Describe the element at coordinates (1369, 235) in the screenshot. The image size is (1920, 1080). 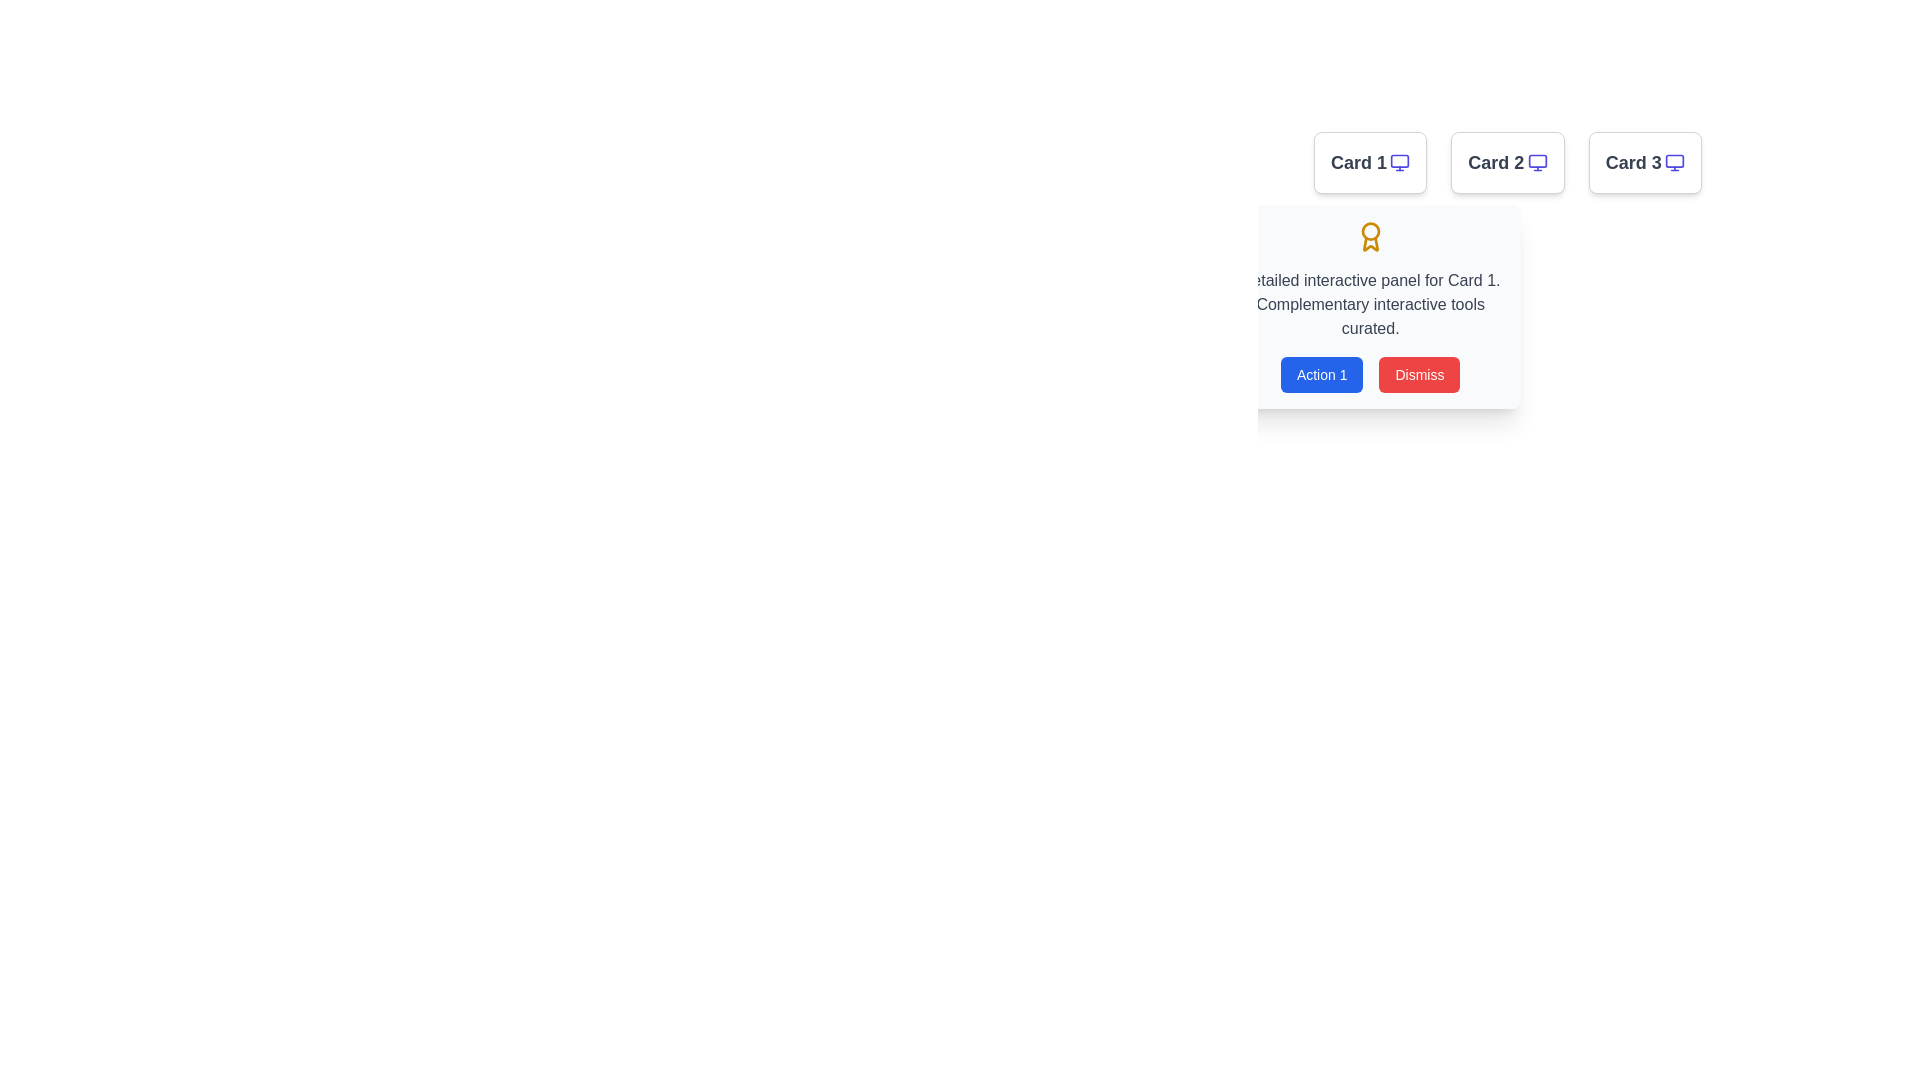
I see `the award icon with a circular medal-like design and yellow color located in the special panel below the 'Card 1' button` at that location.